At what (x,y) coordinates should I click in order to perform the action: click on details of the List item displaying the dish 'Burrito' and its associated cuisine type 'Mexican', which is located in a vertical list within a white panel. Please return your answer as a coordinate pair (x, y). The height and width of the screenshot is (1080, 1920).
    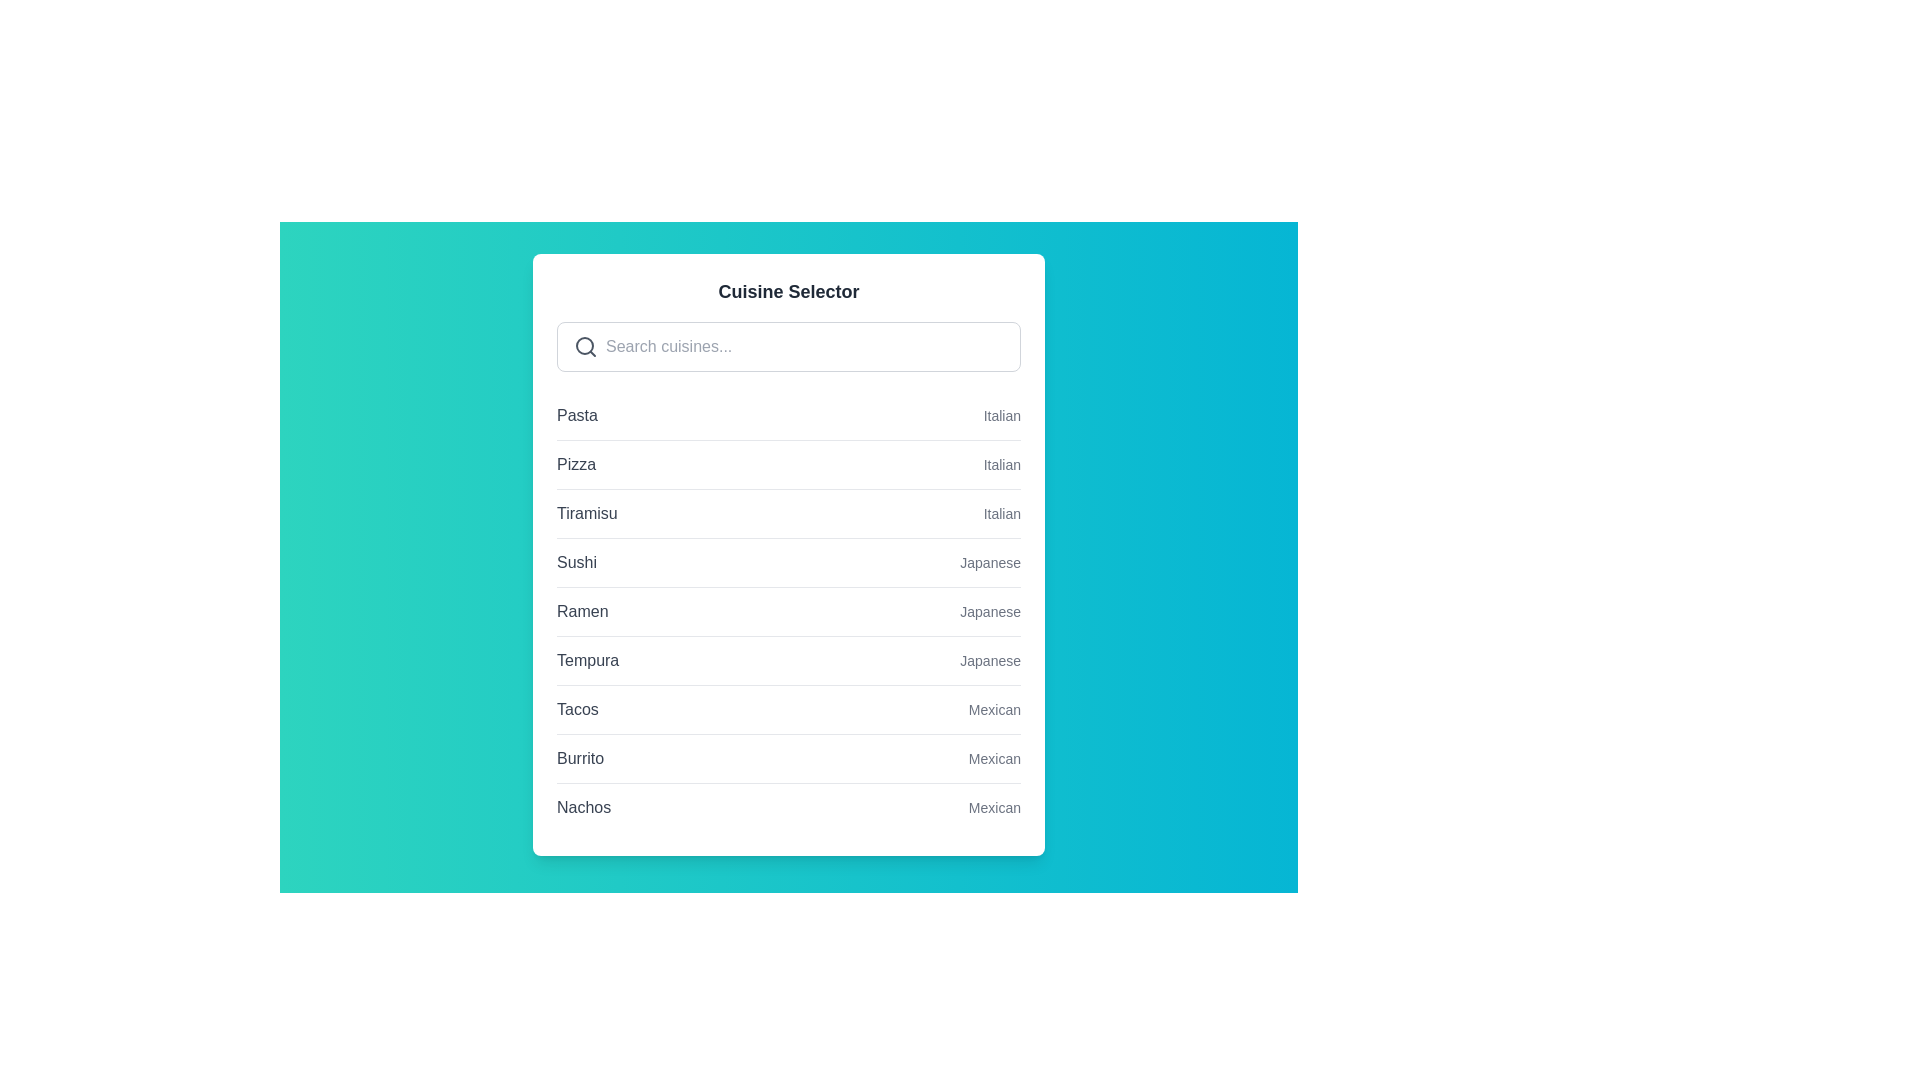
    Looking at the image, I should click on (787, 758).